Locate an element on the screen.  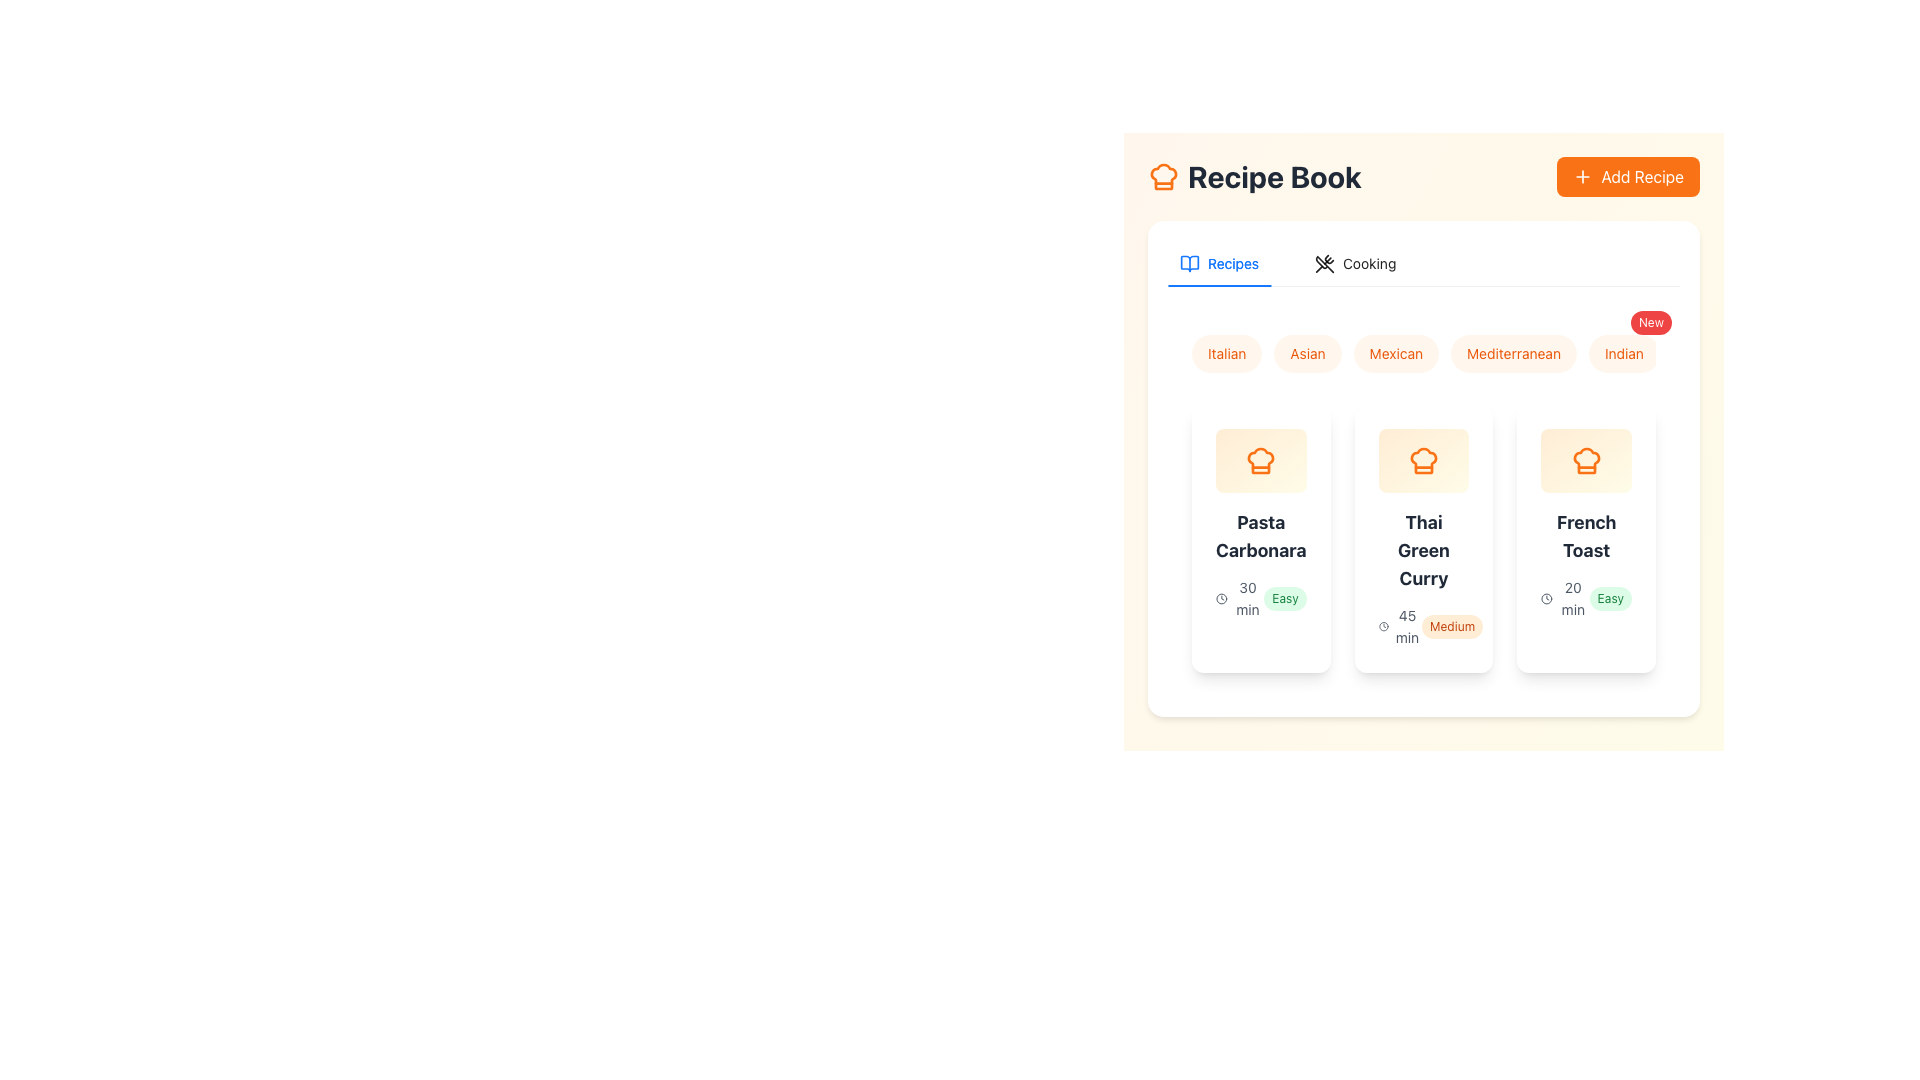
the icon depicting crossed utensils (fork and spoon) located to the left of the text 'Cooking', positioned in the upper-right section of the interface is located at coordinates (1324, 262).